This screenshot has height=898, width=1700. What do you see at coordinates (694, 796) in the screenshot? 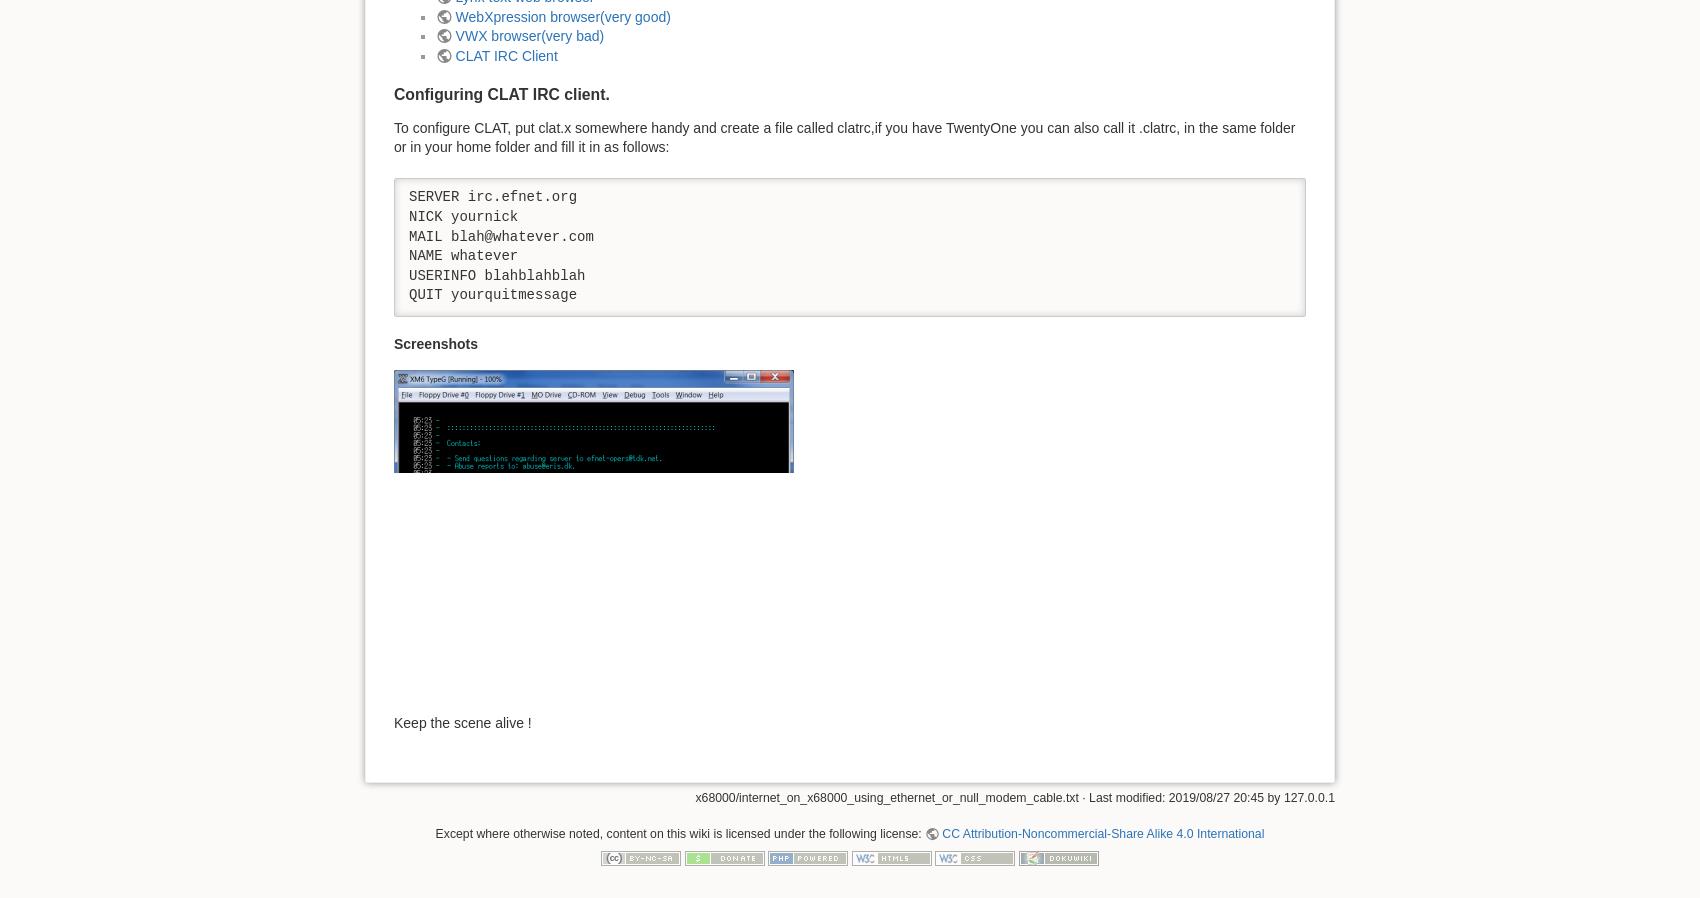
I see `'x68000/internet_on_x68000_using_ethernet_or_null_modem_cable.txt'` at bounding box center [694, 796].